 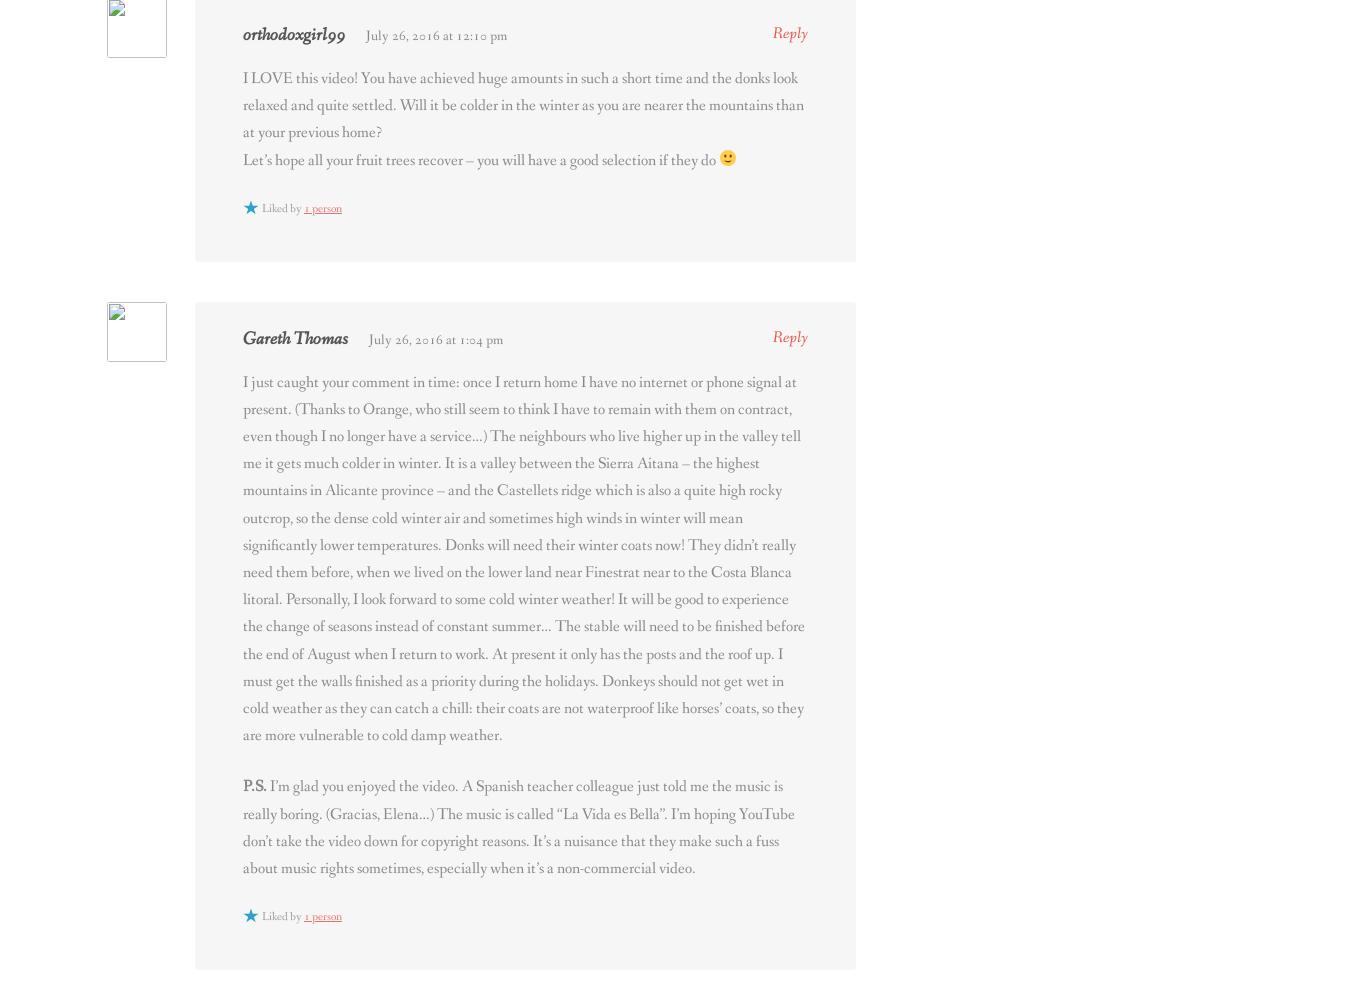 What do you see at coordinates (435, 338) in the screenshot?
I see `'July 26, 2016 at 1:04 pm'` at bounding box center [435, 338].